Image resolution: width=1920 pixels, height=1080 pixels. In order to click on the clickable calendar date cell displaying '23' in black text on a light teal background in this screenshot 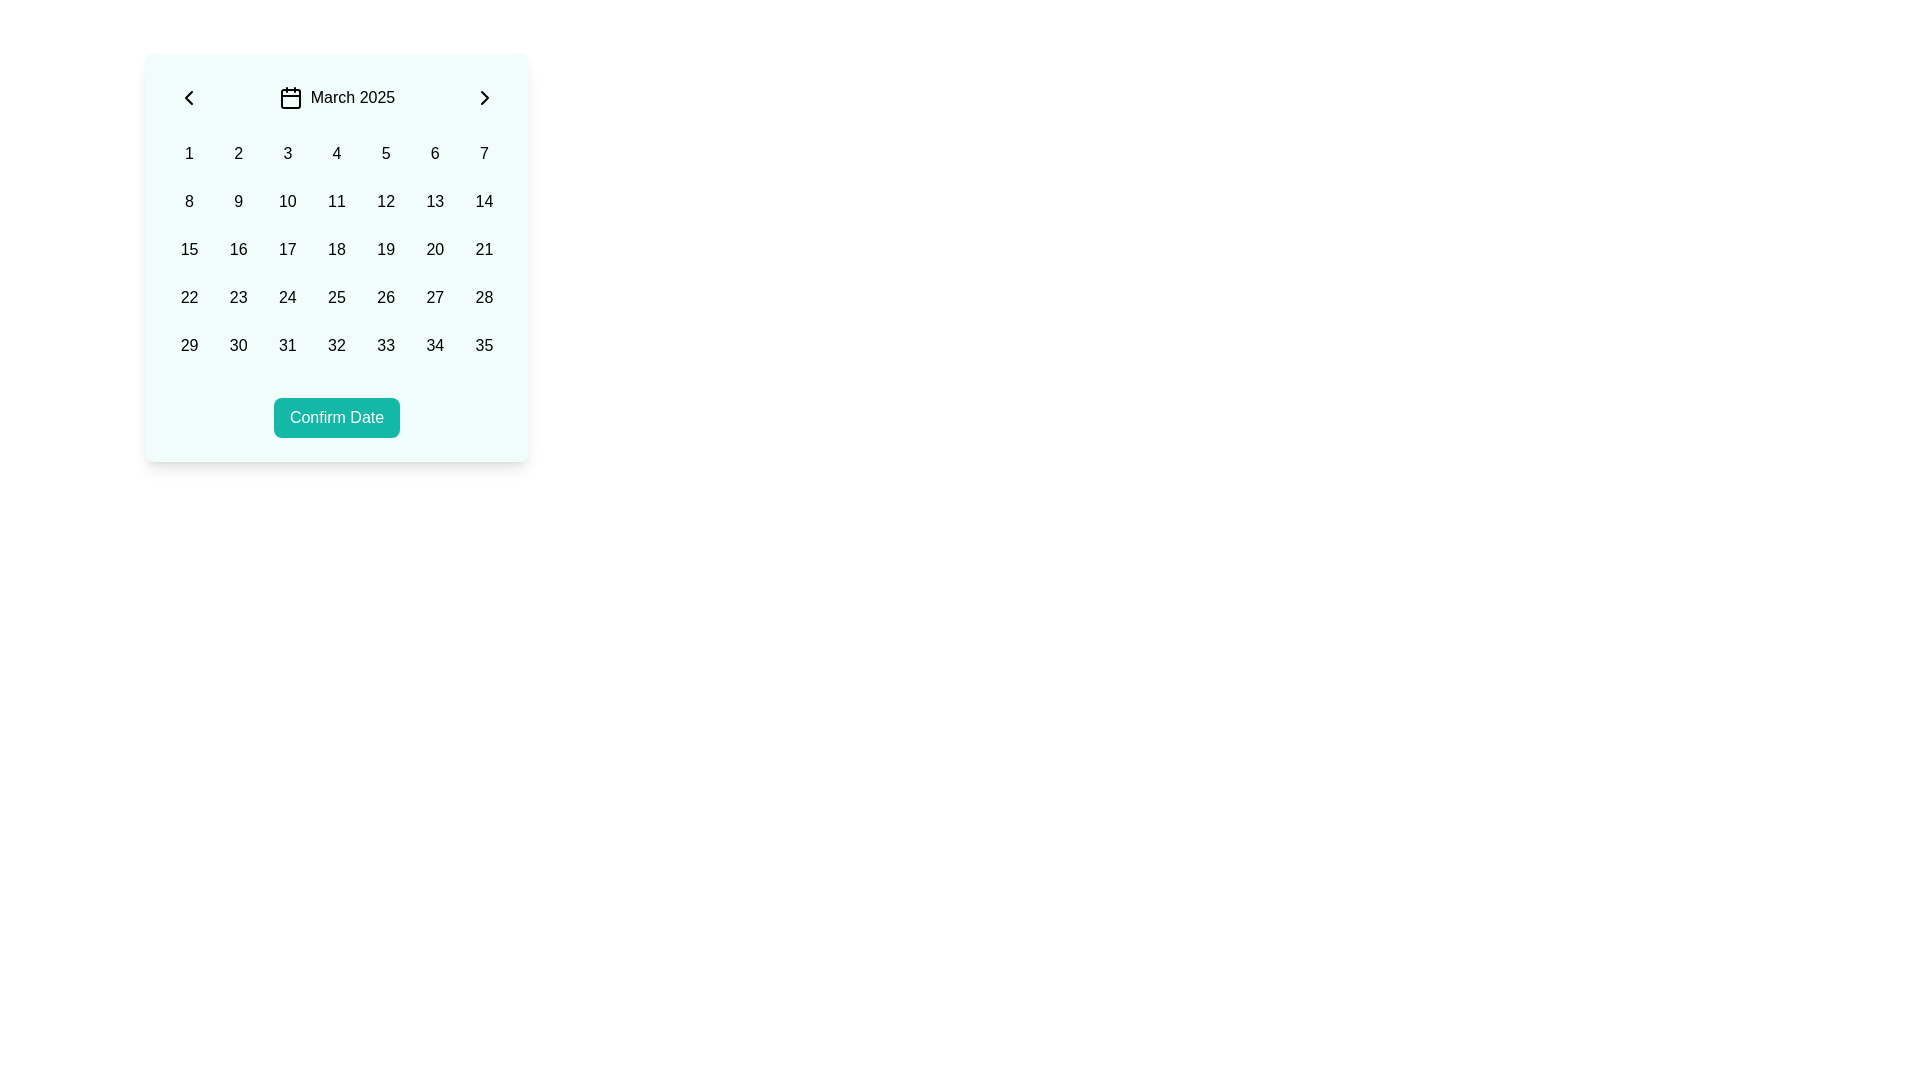, I will do `click(238, 297)`.